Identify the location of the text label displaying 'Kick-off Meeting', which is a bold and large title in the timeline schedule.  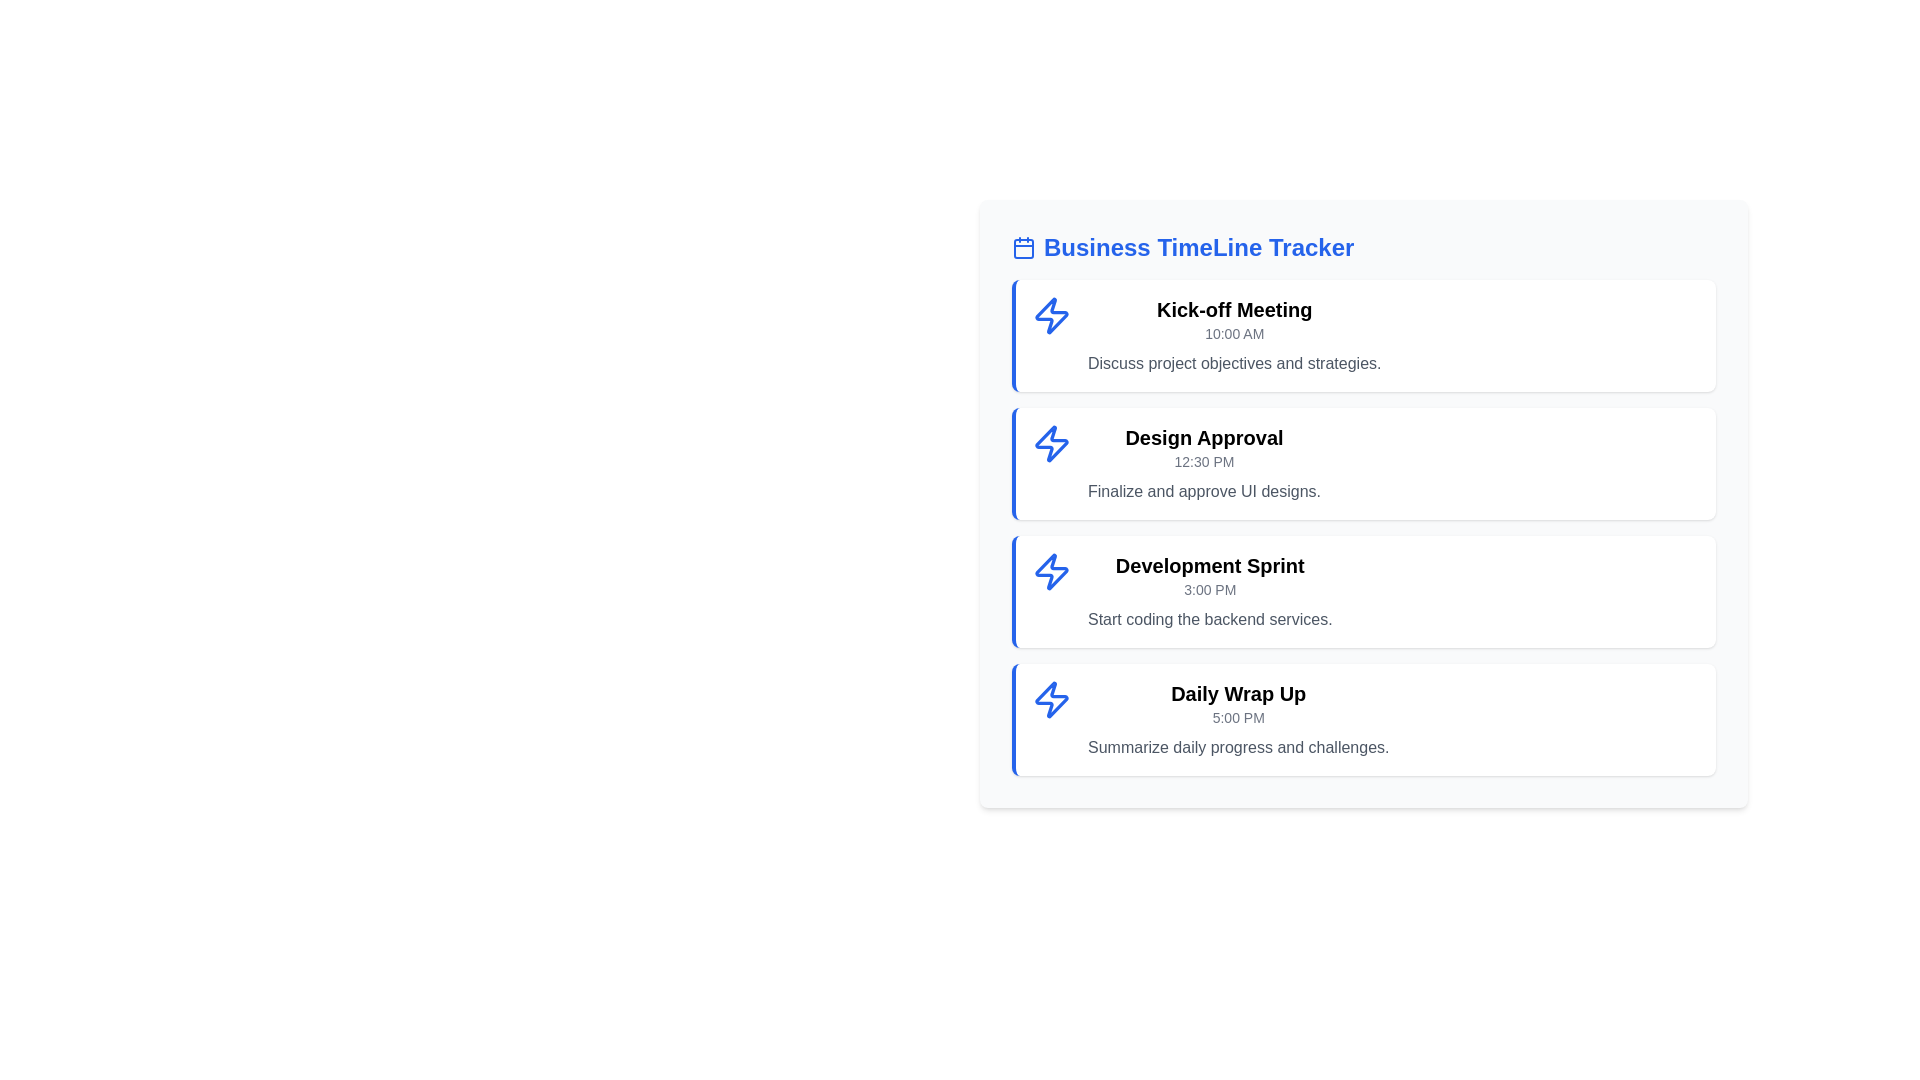
(1233, 309).